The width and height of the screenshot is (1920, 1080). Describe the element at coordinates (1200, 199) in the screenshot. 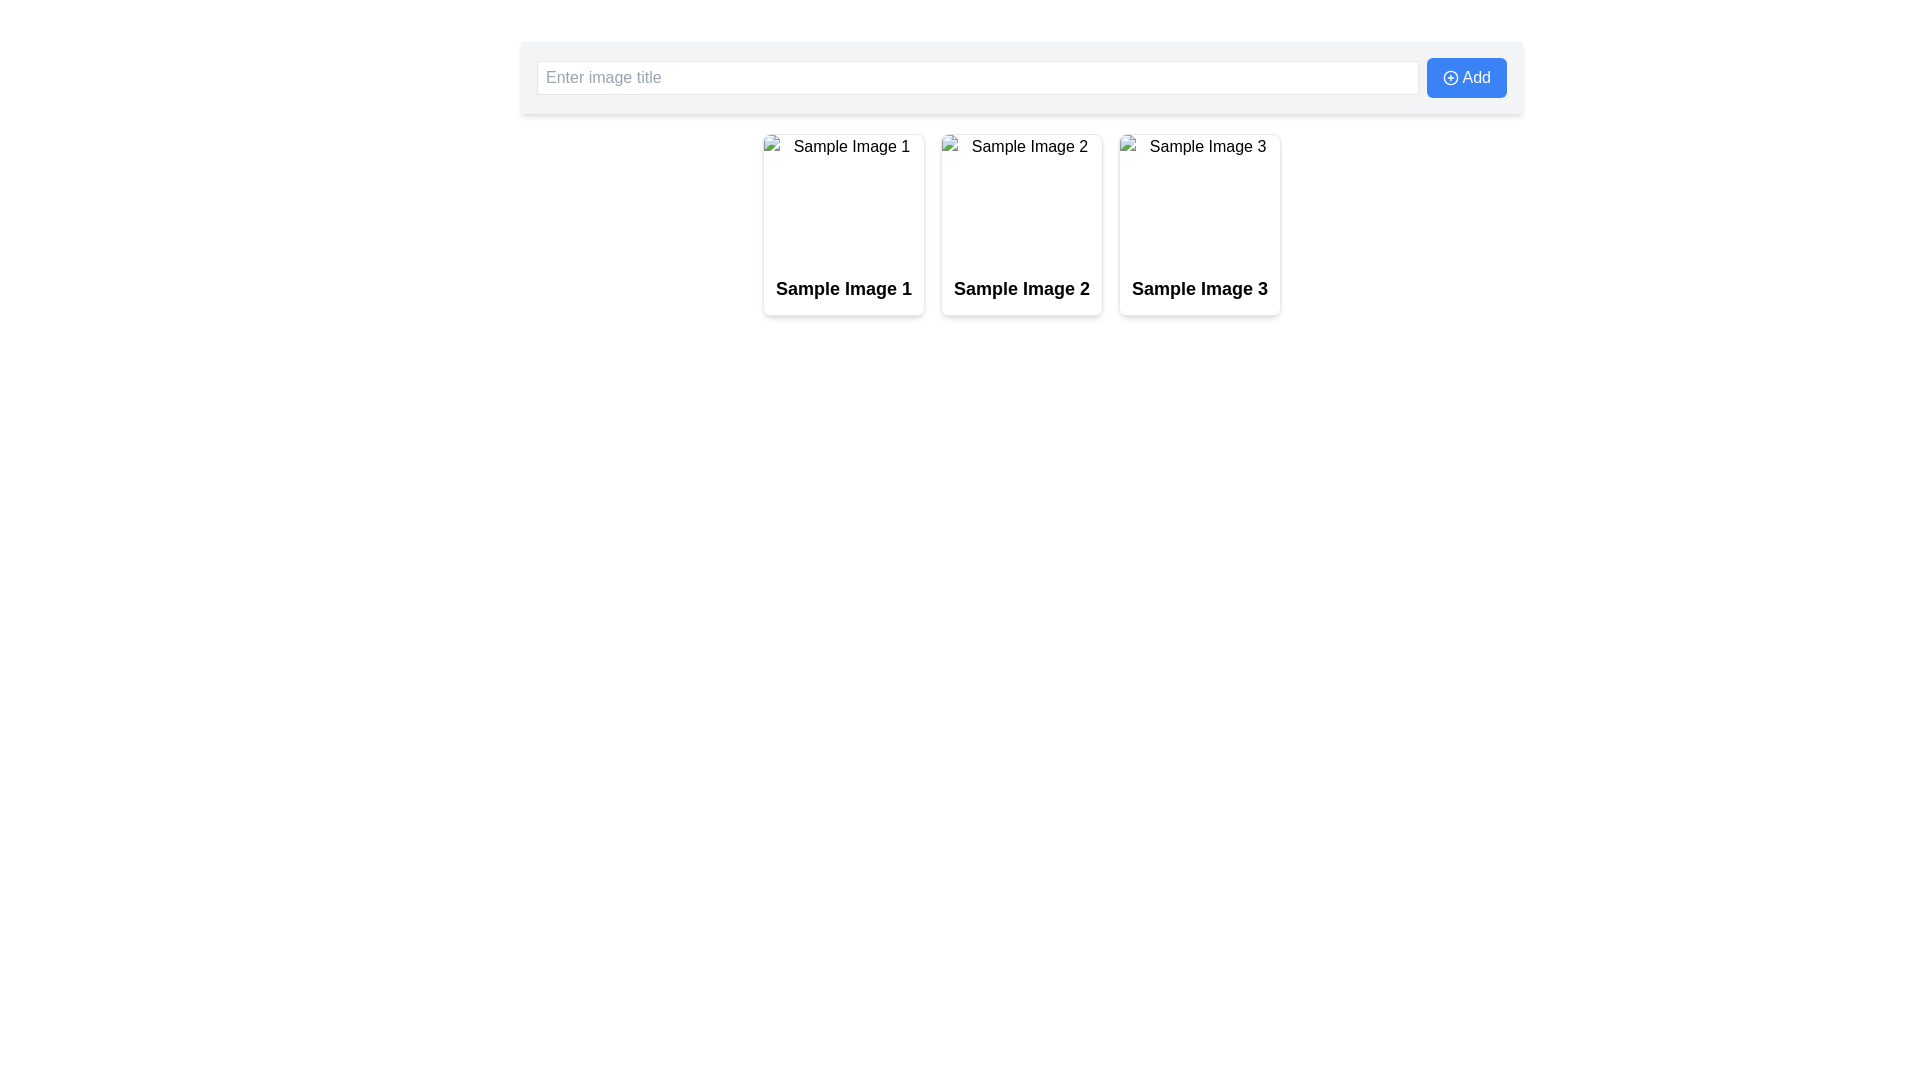

I see `the preview image of the card titled 'Sample Image 3', located at the bottom right of the visible group of cards` at that location.